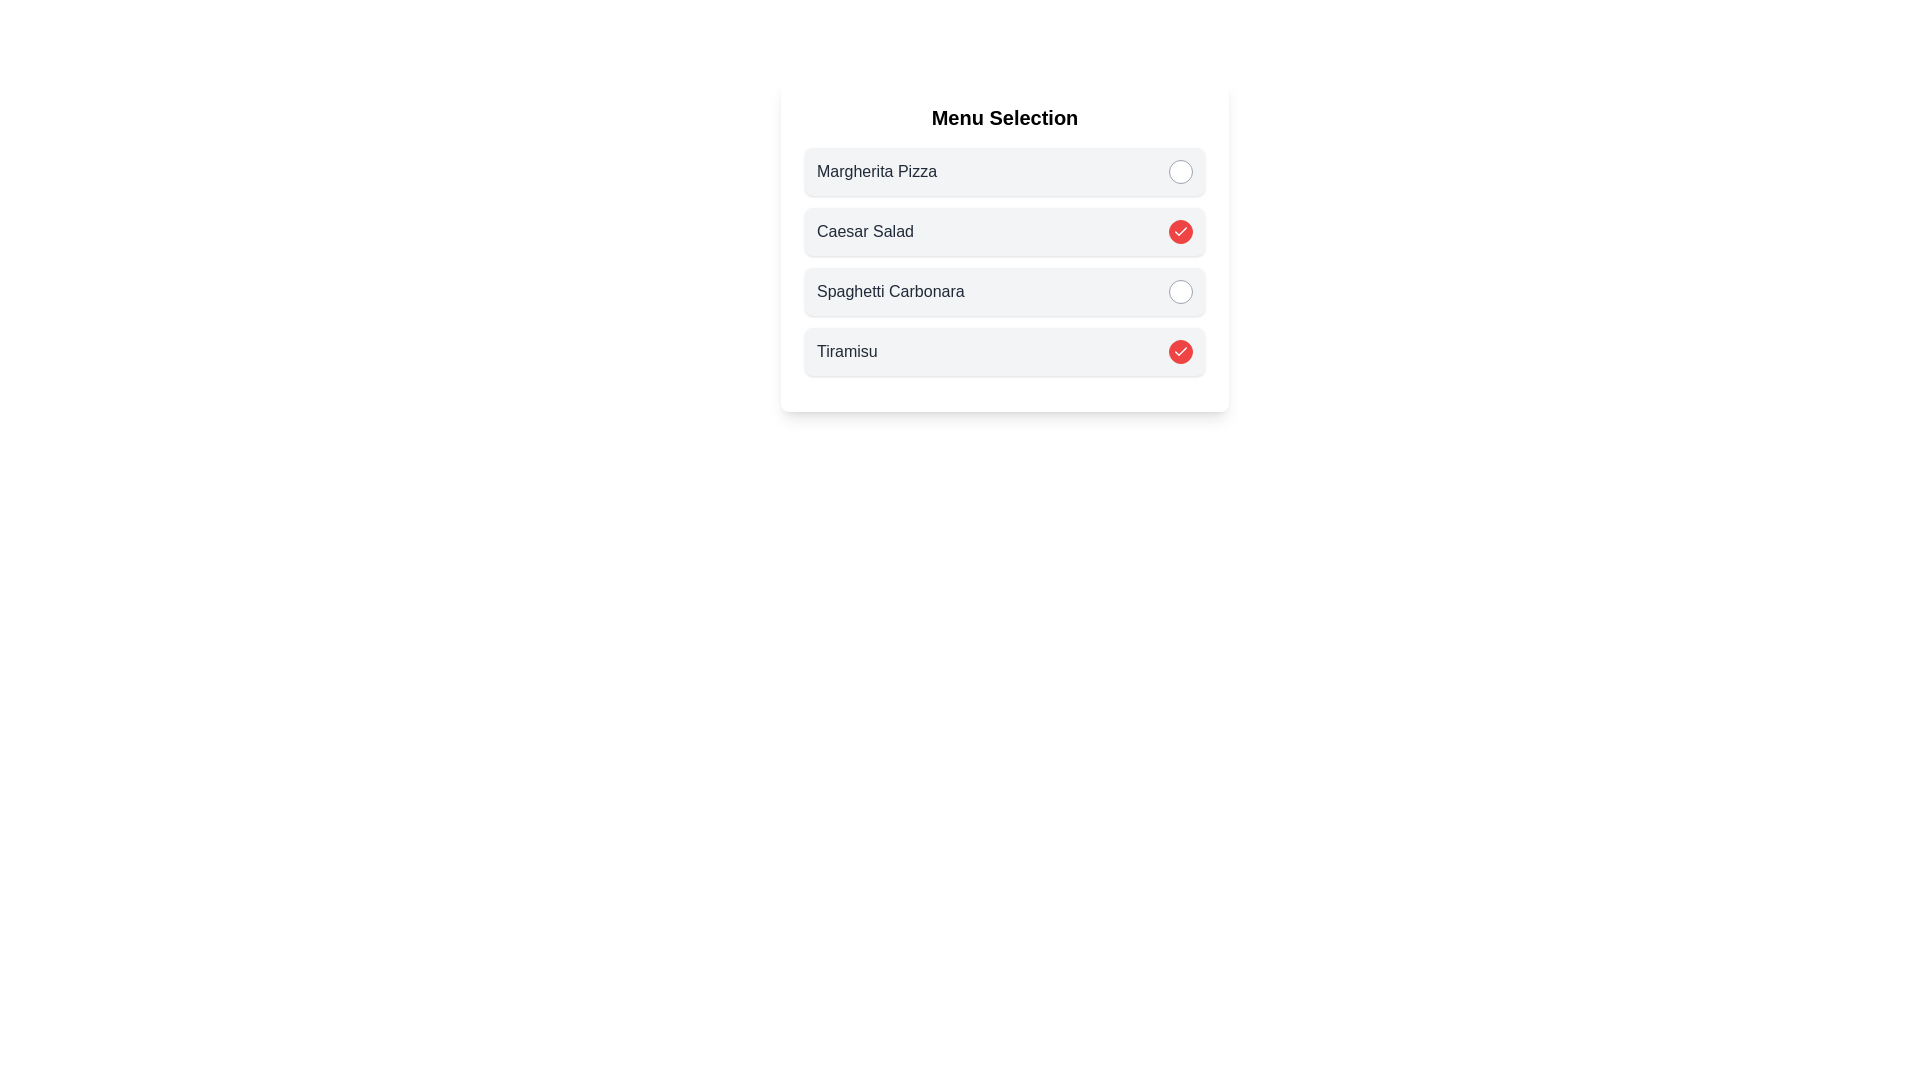  Describe the element at coordinates (1180, 292) in the screenshot. I see `the menu item corresponding to Spaghetti Carbonara` at that location.